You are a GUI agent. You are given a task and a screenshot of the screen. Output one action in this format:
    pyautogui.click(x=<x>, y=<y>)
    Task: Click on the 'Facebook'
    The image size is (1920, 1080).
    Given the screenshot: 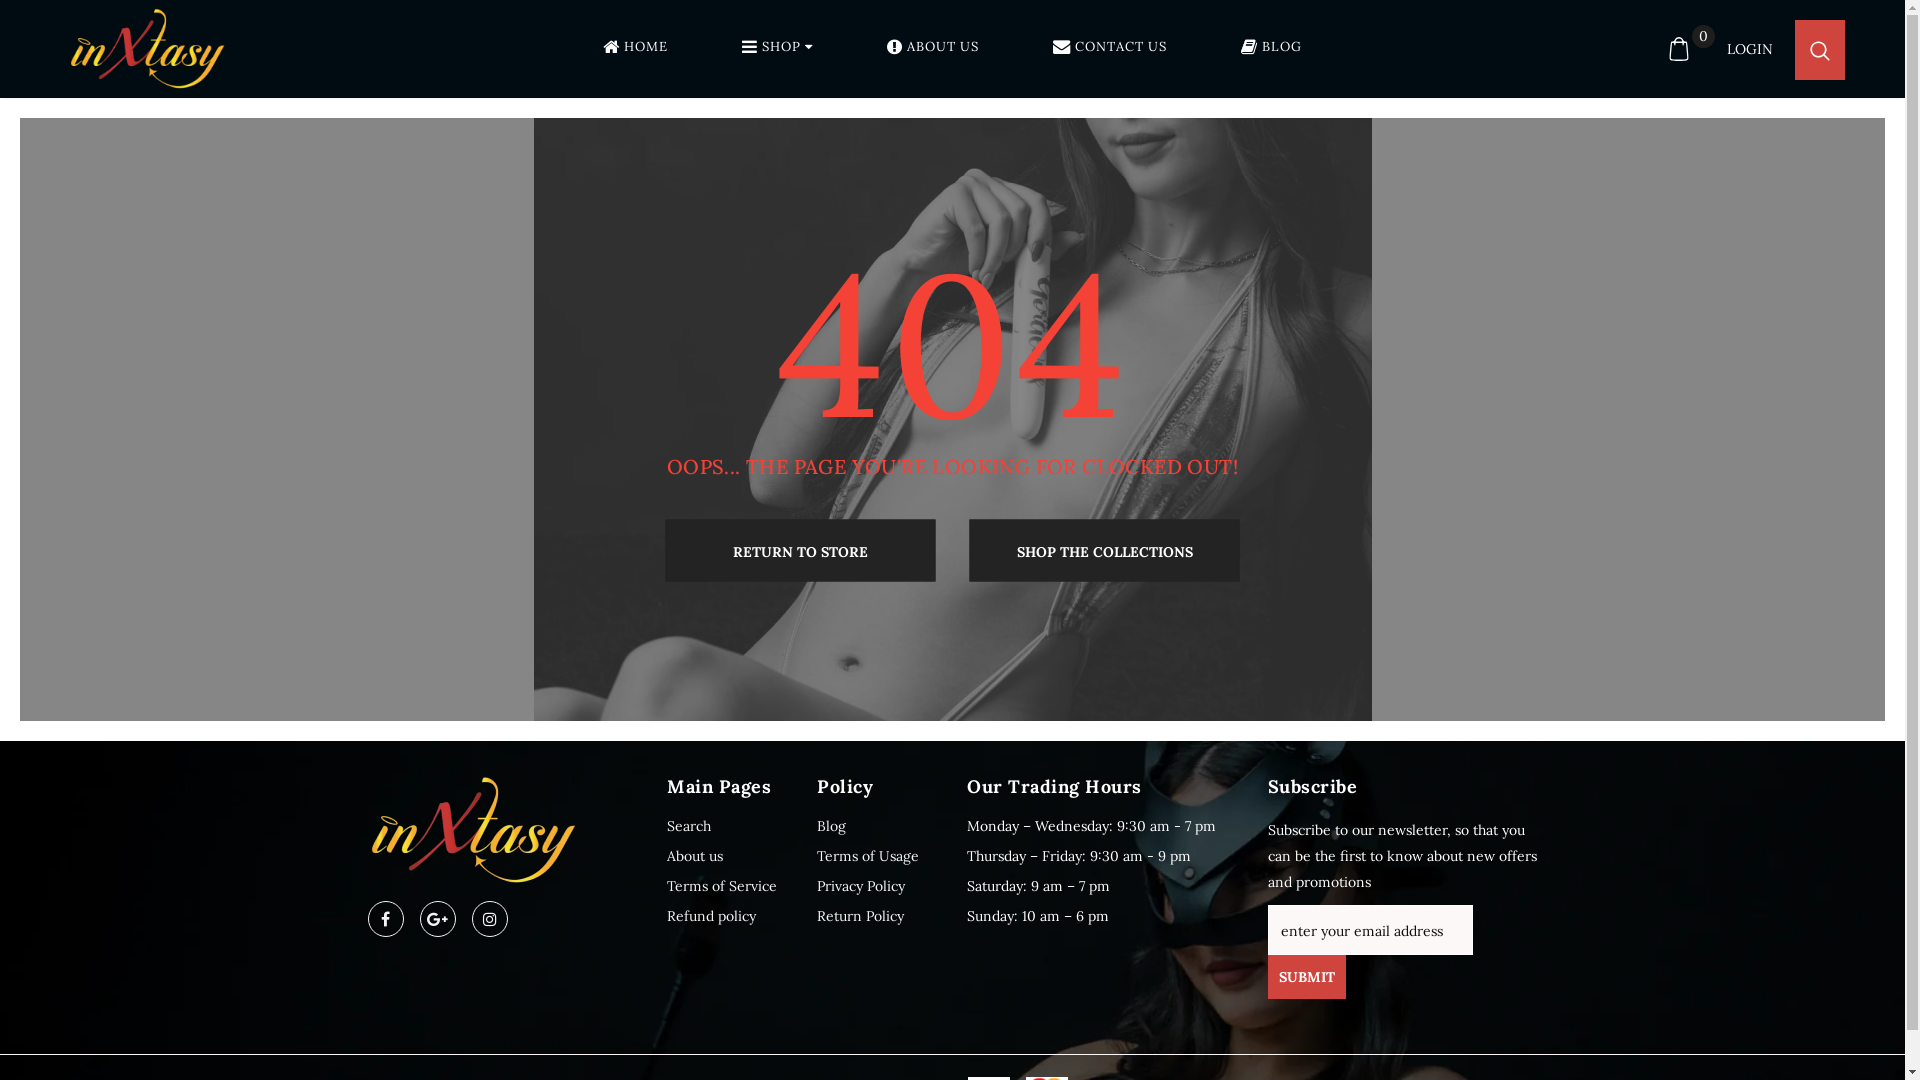 What is the action you would take?
    pyautogui.click(x=385, y=918)
    